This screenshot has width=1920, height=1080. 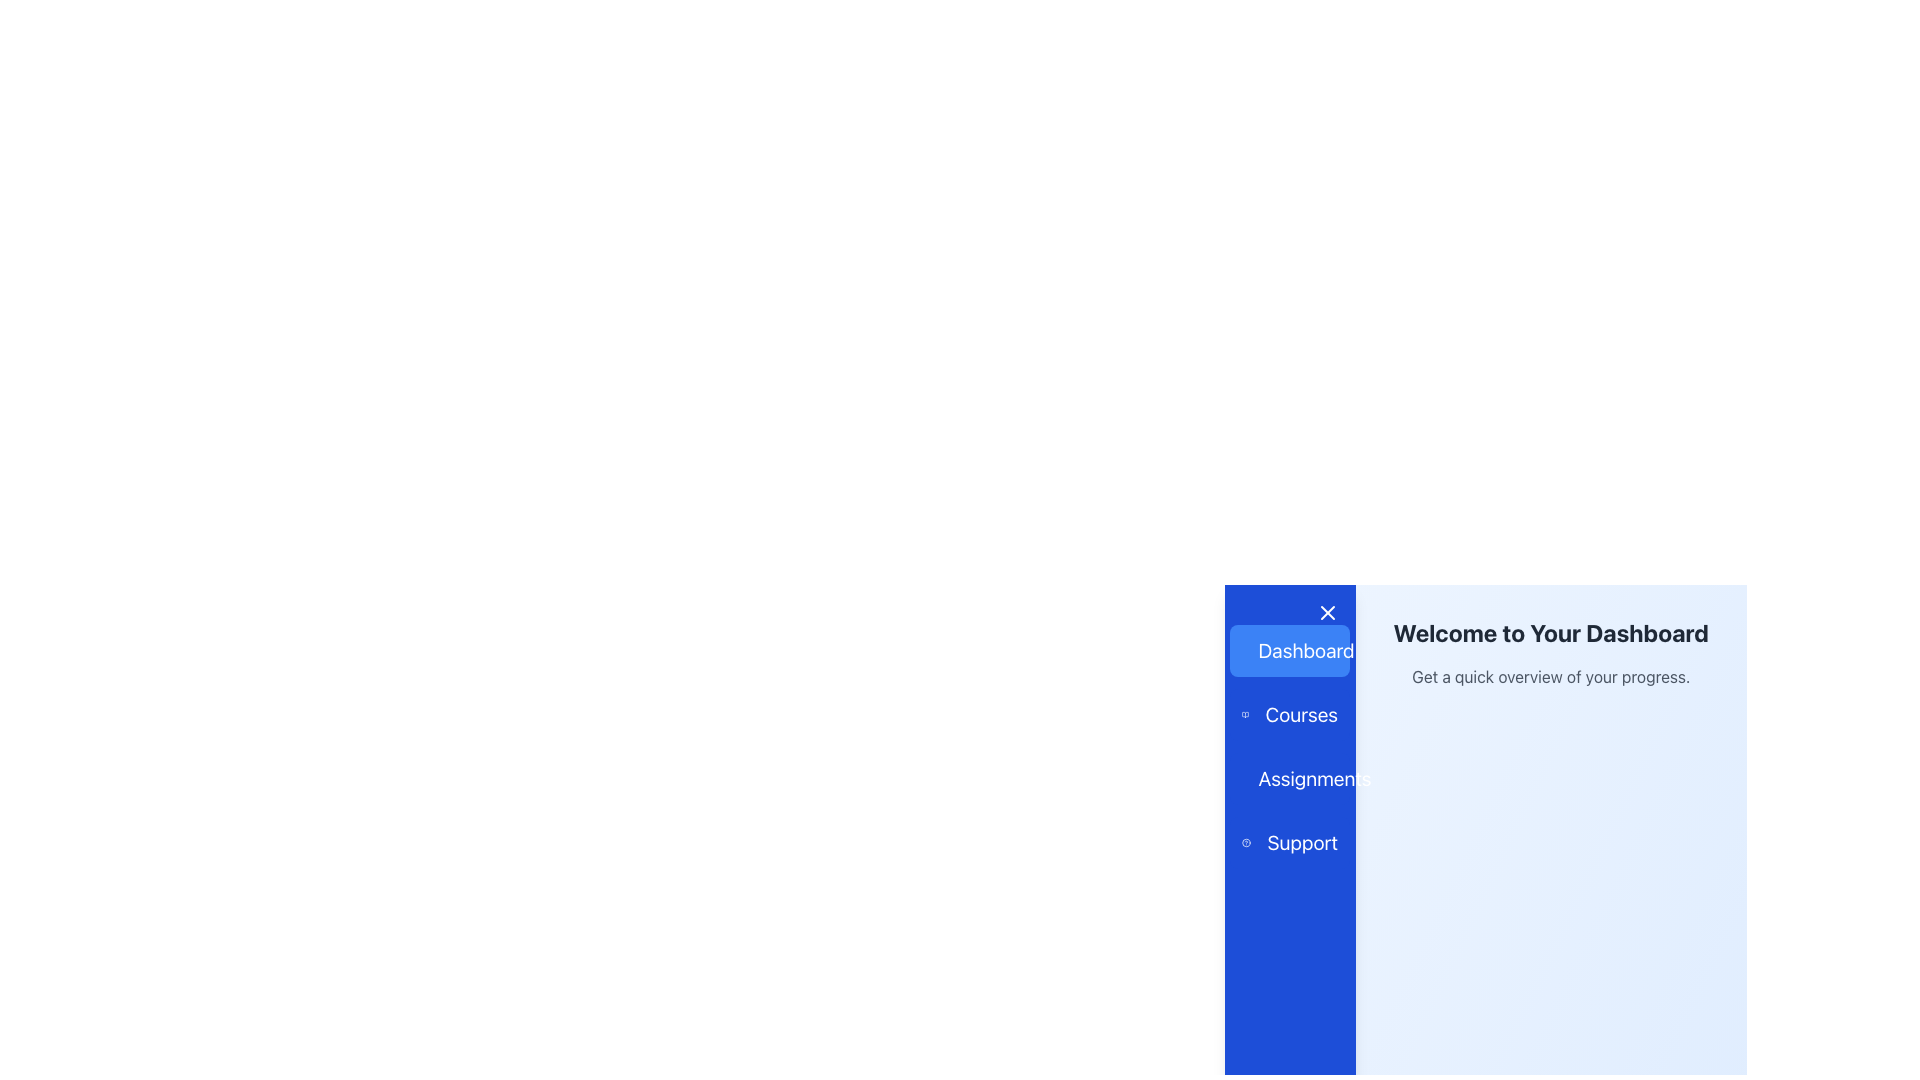 I want to click on the Close button icon located at the upper right corner of the 'Dashboard' header section, so click(x=1327, y=612).